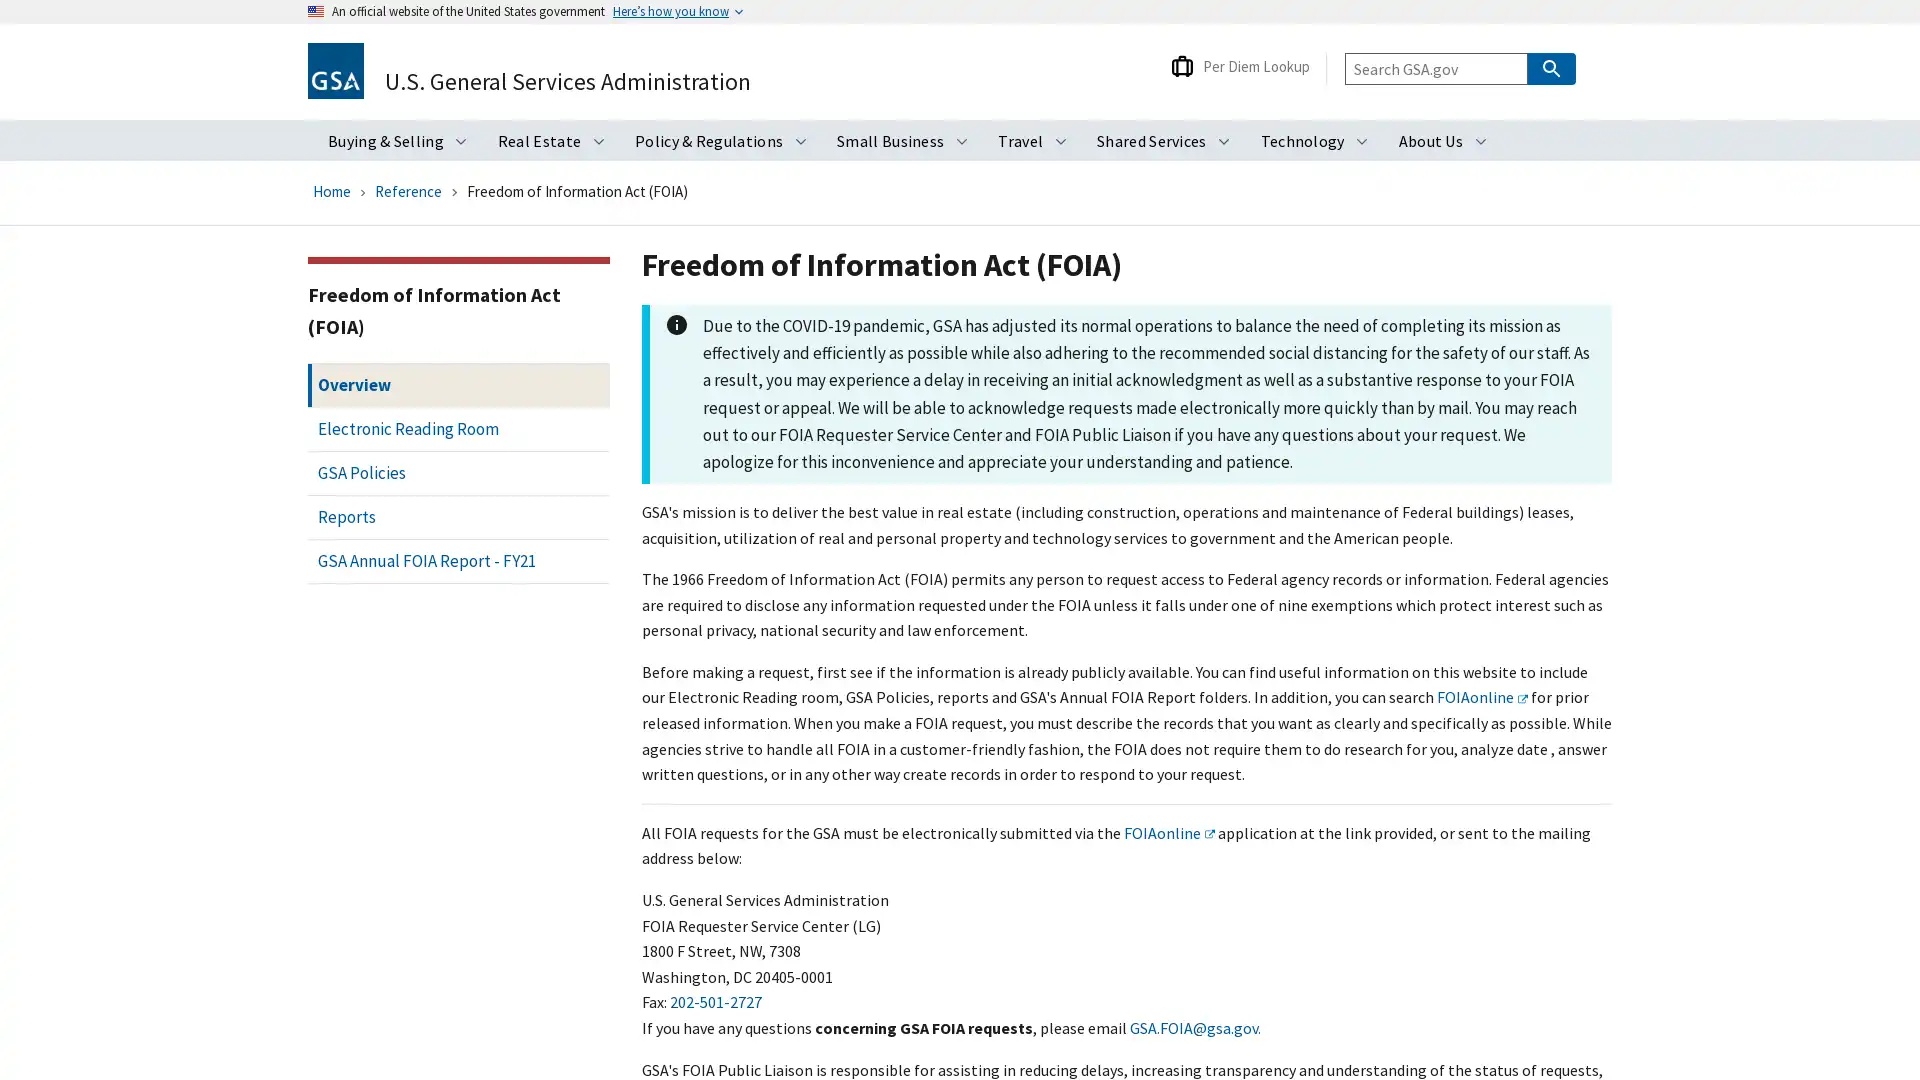  I want to click on Search, so click(1550, 68).